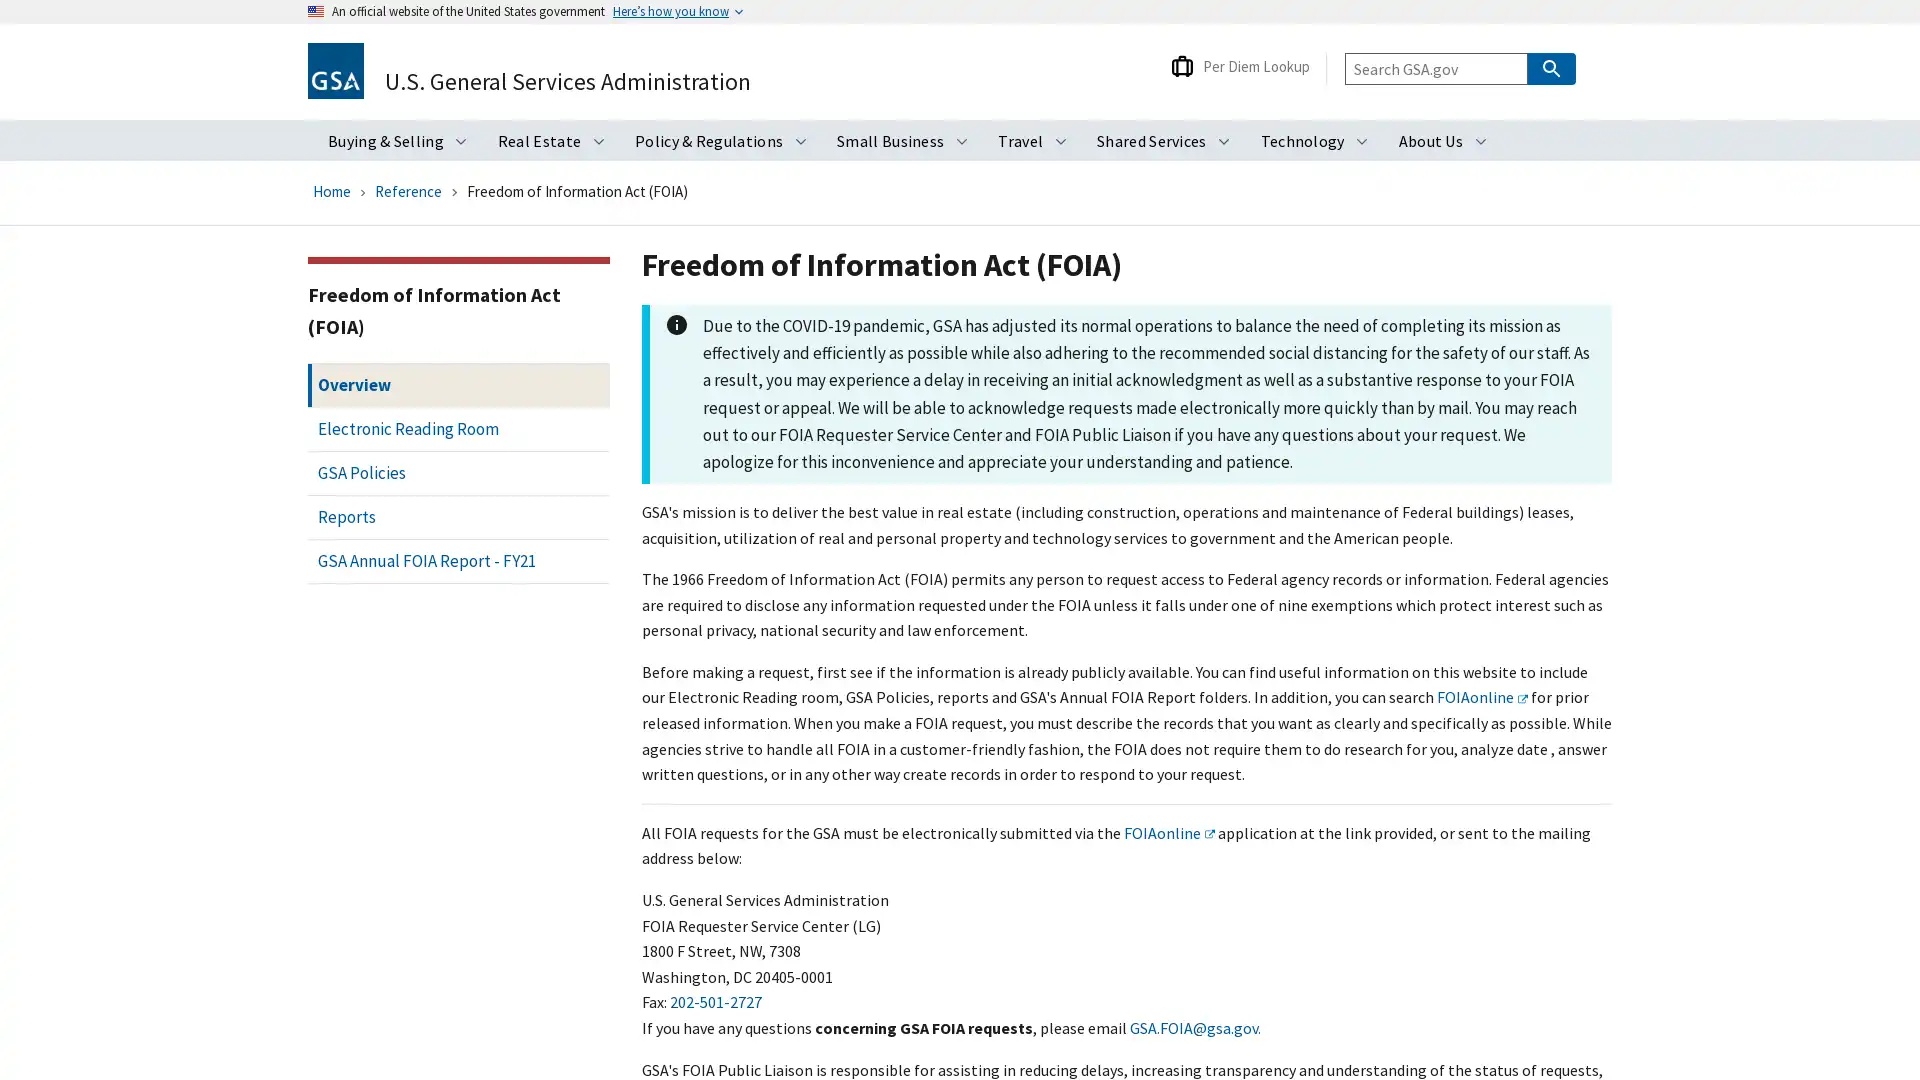  I want to click on Search, so click(1550, 68).